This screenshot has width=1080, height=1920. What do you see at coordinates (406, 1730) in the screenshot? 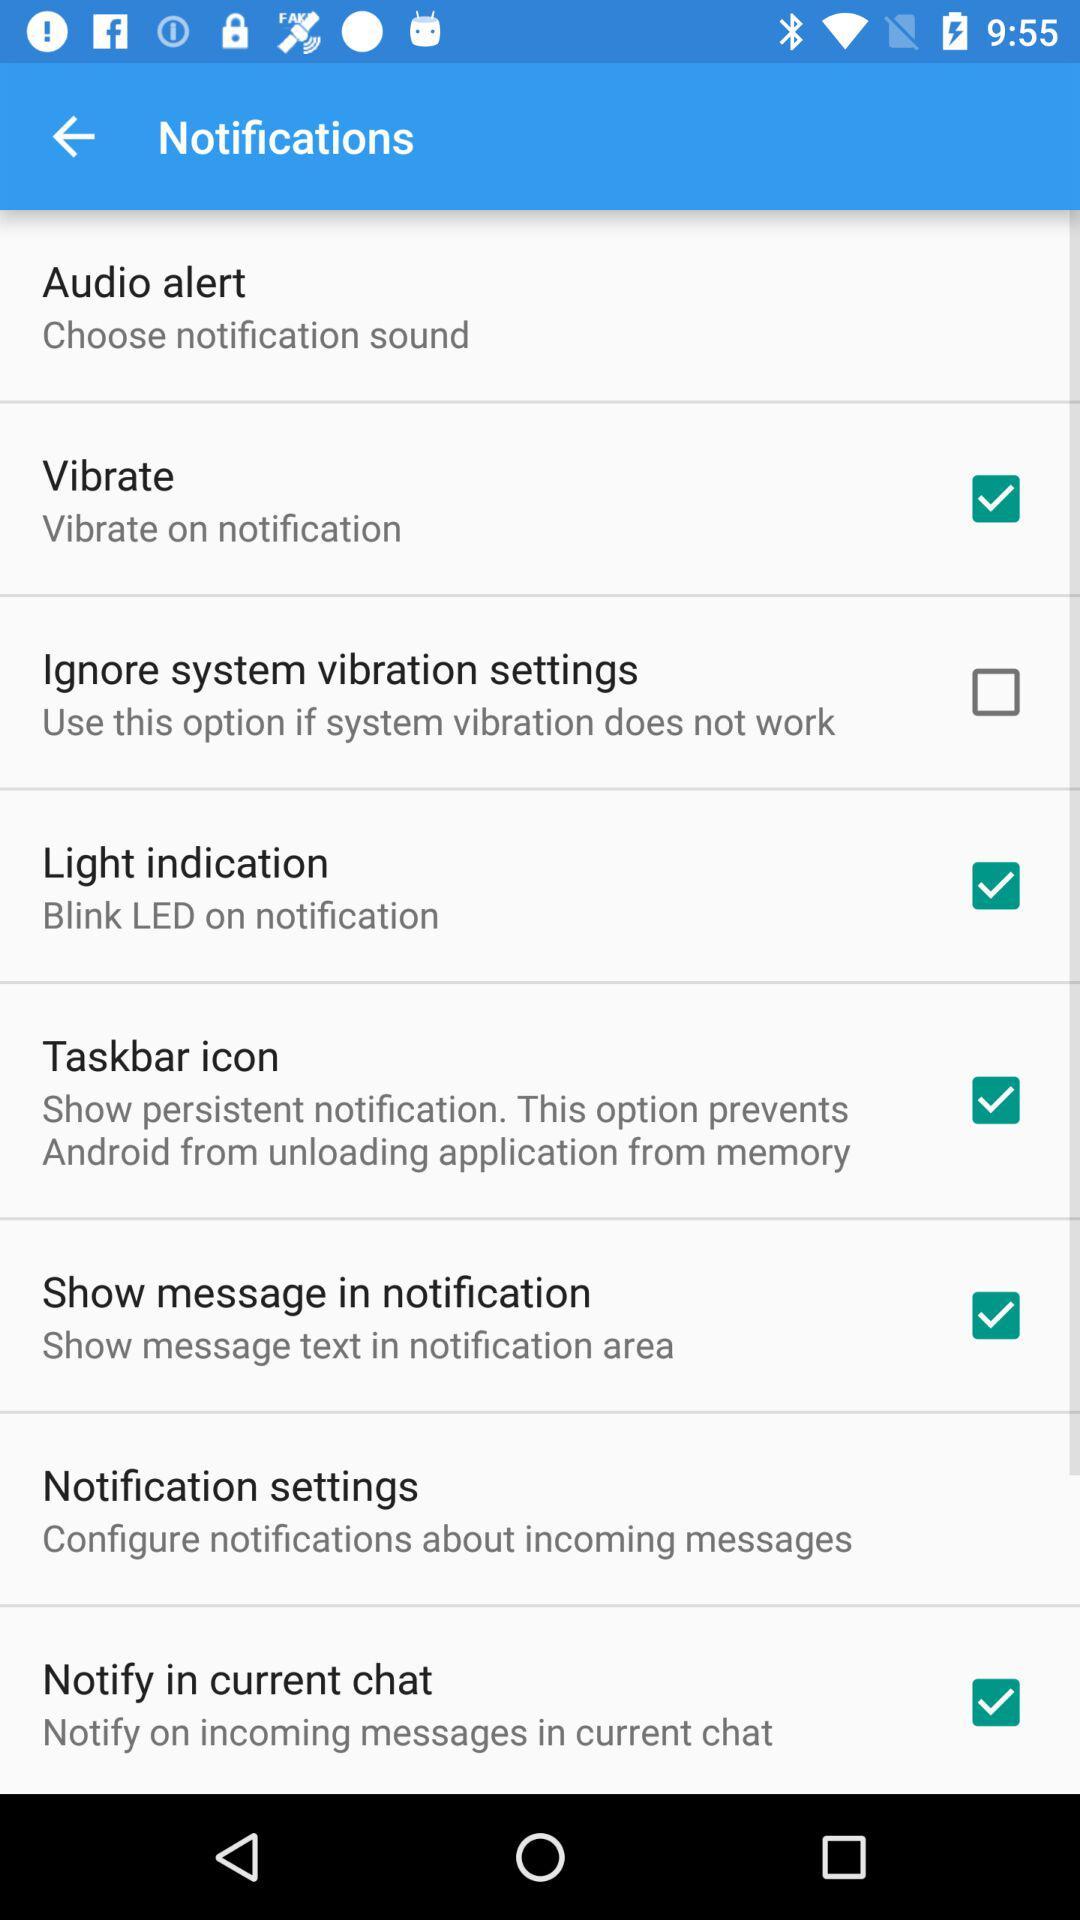
I see `the icon below the notify in current item` at bounding box center [406, 1730].